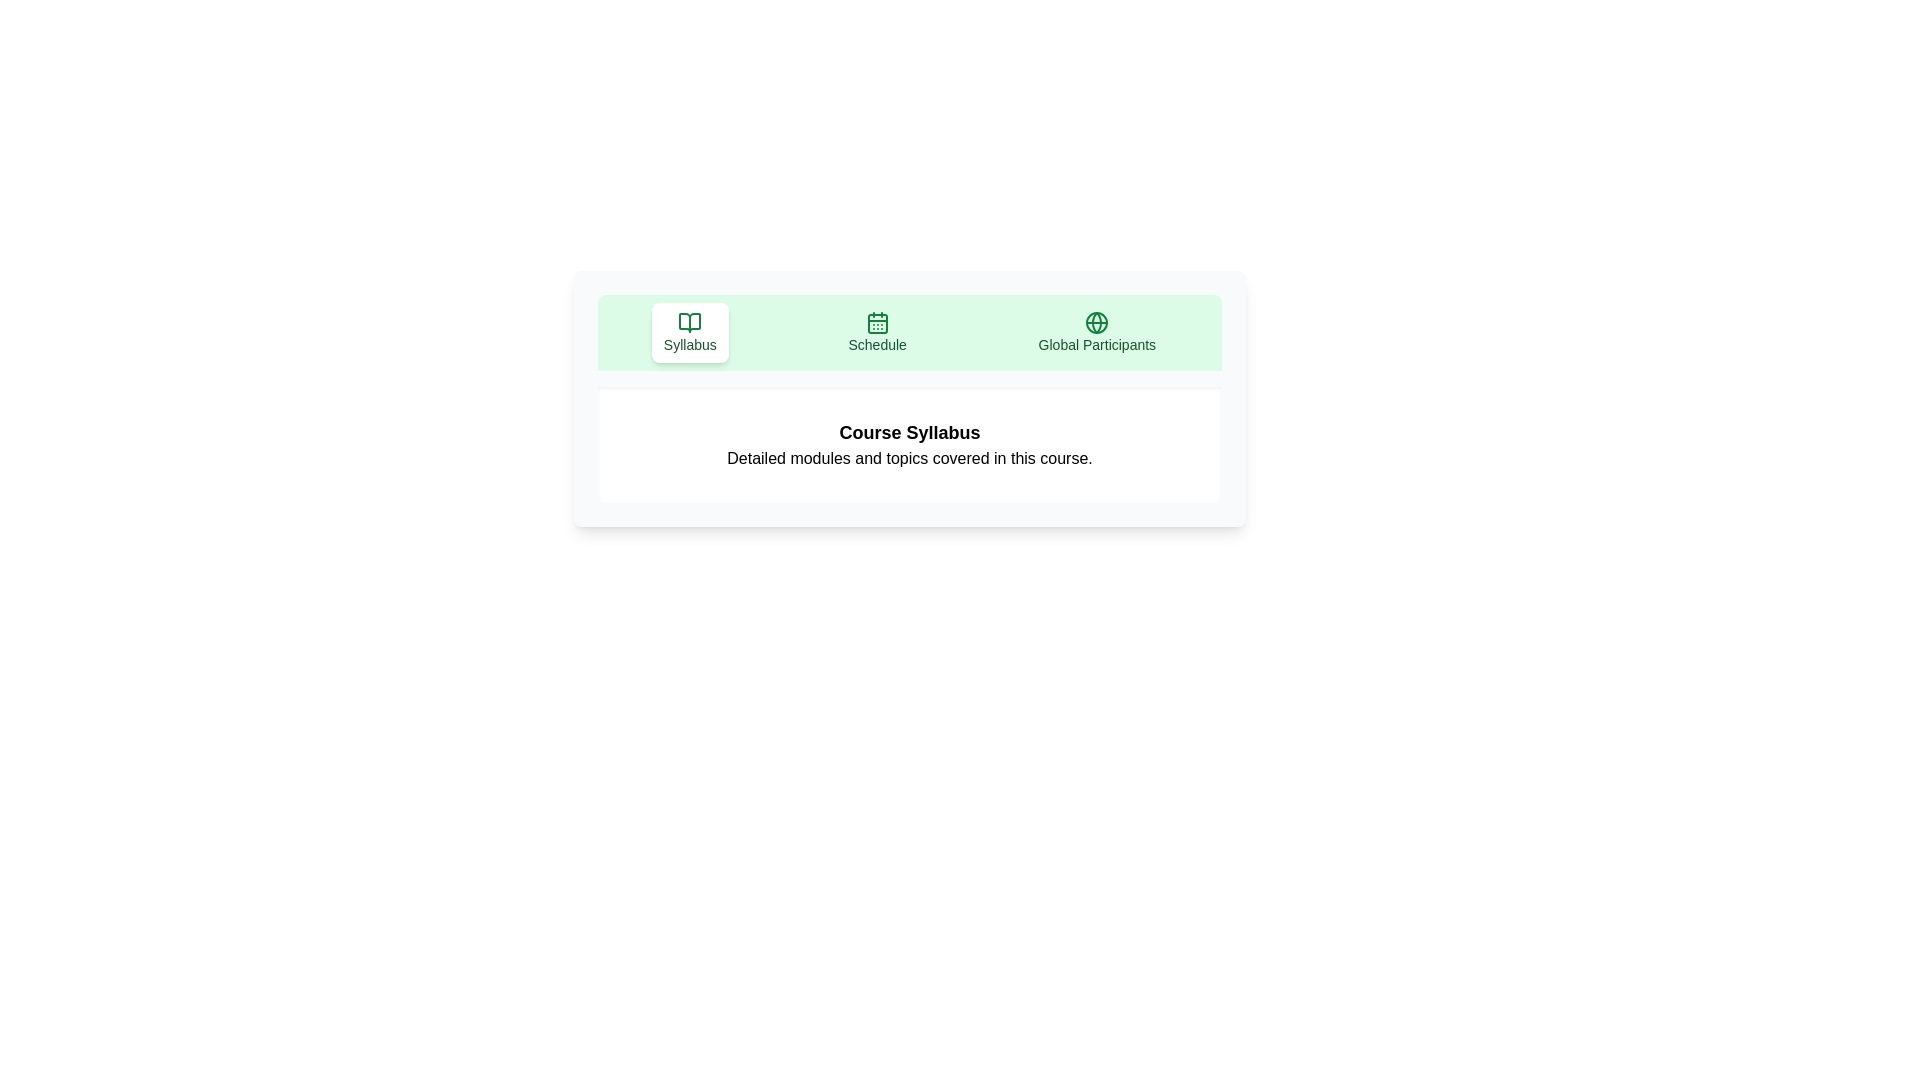 Image resolution: width=1920 pixels, height=1080 pixels. What do you see at coordinates (1096, 331) in the screenshot?
I see `the Global Participants tab to view its content` at bounding box center [1096, 331].